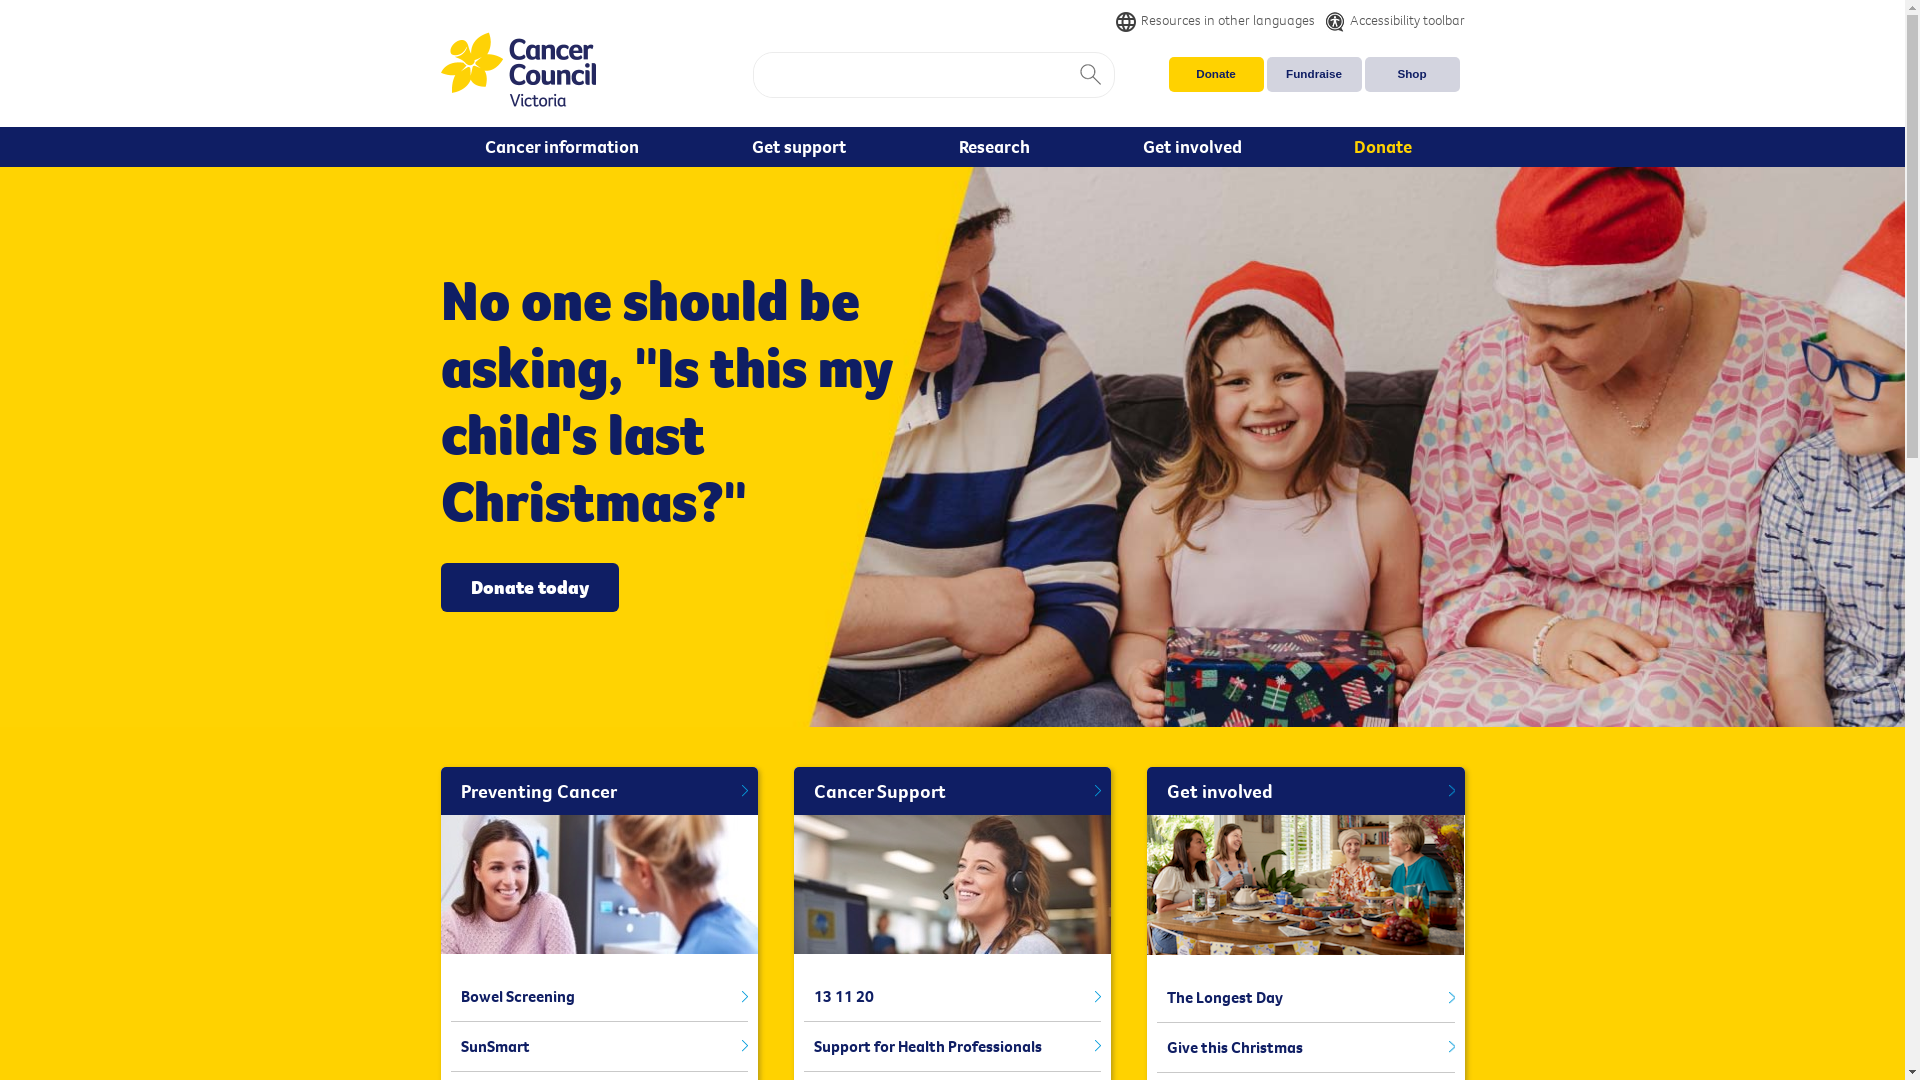 The height and width of the screenshot is (1080, 1920). Describe the element at coordinates (597, 790) in the screenshot. I see `'Preventing Cancer'` at that location.